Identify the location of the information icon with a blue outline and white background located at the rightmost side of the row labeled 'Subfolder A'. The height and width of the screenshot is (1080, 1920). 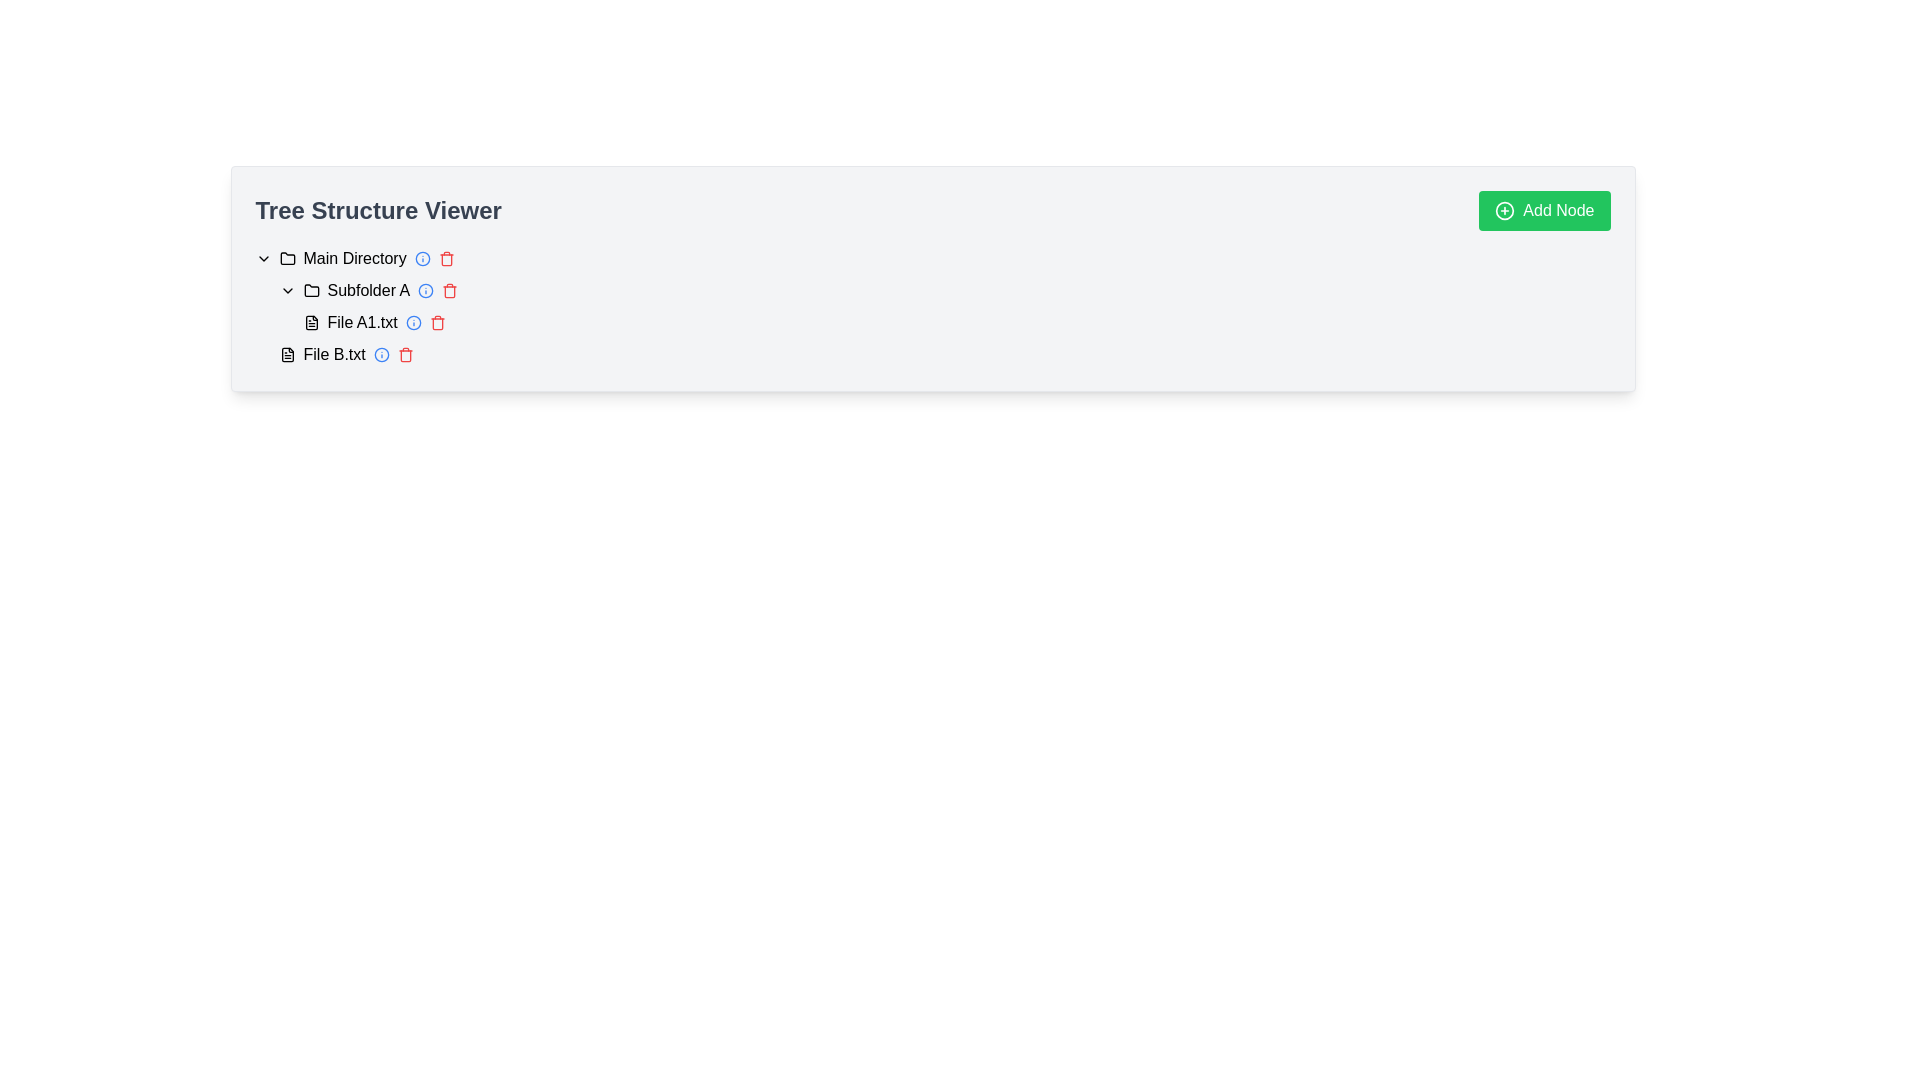
(425, 290).